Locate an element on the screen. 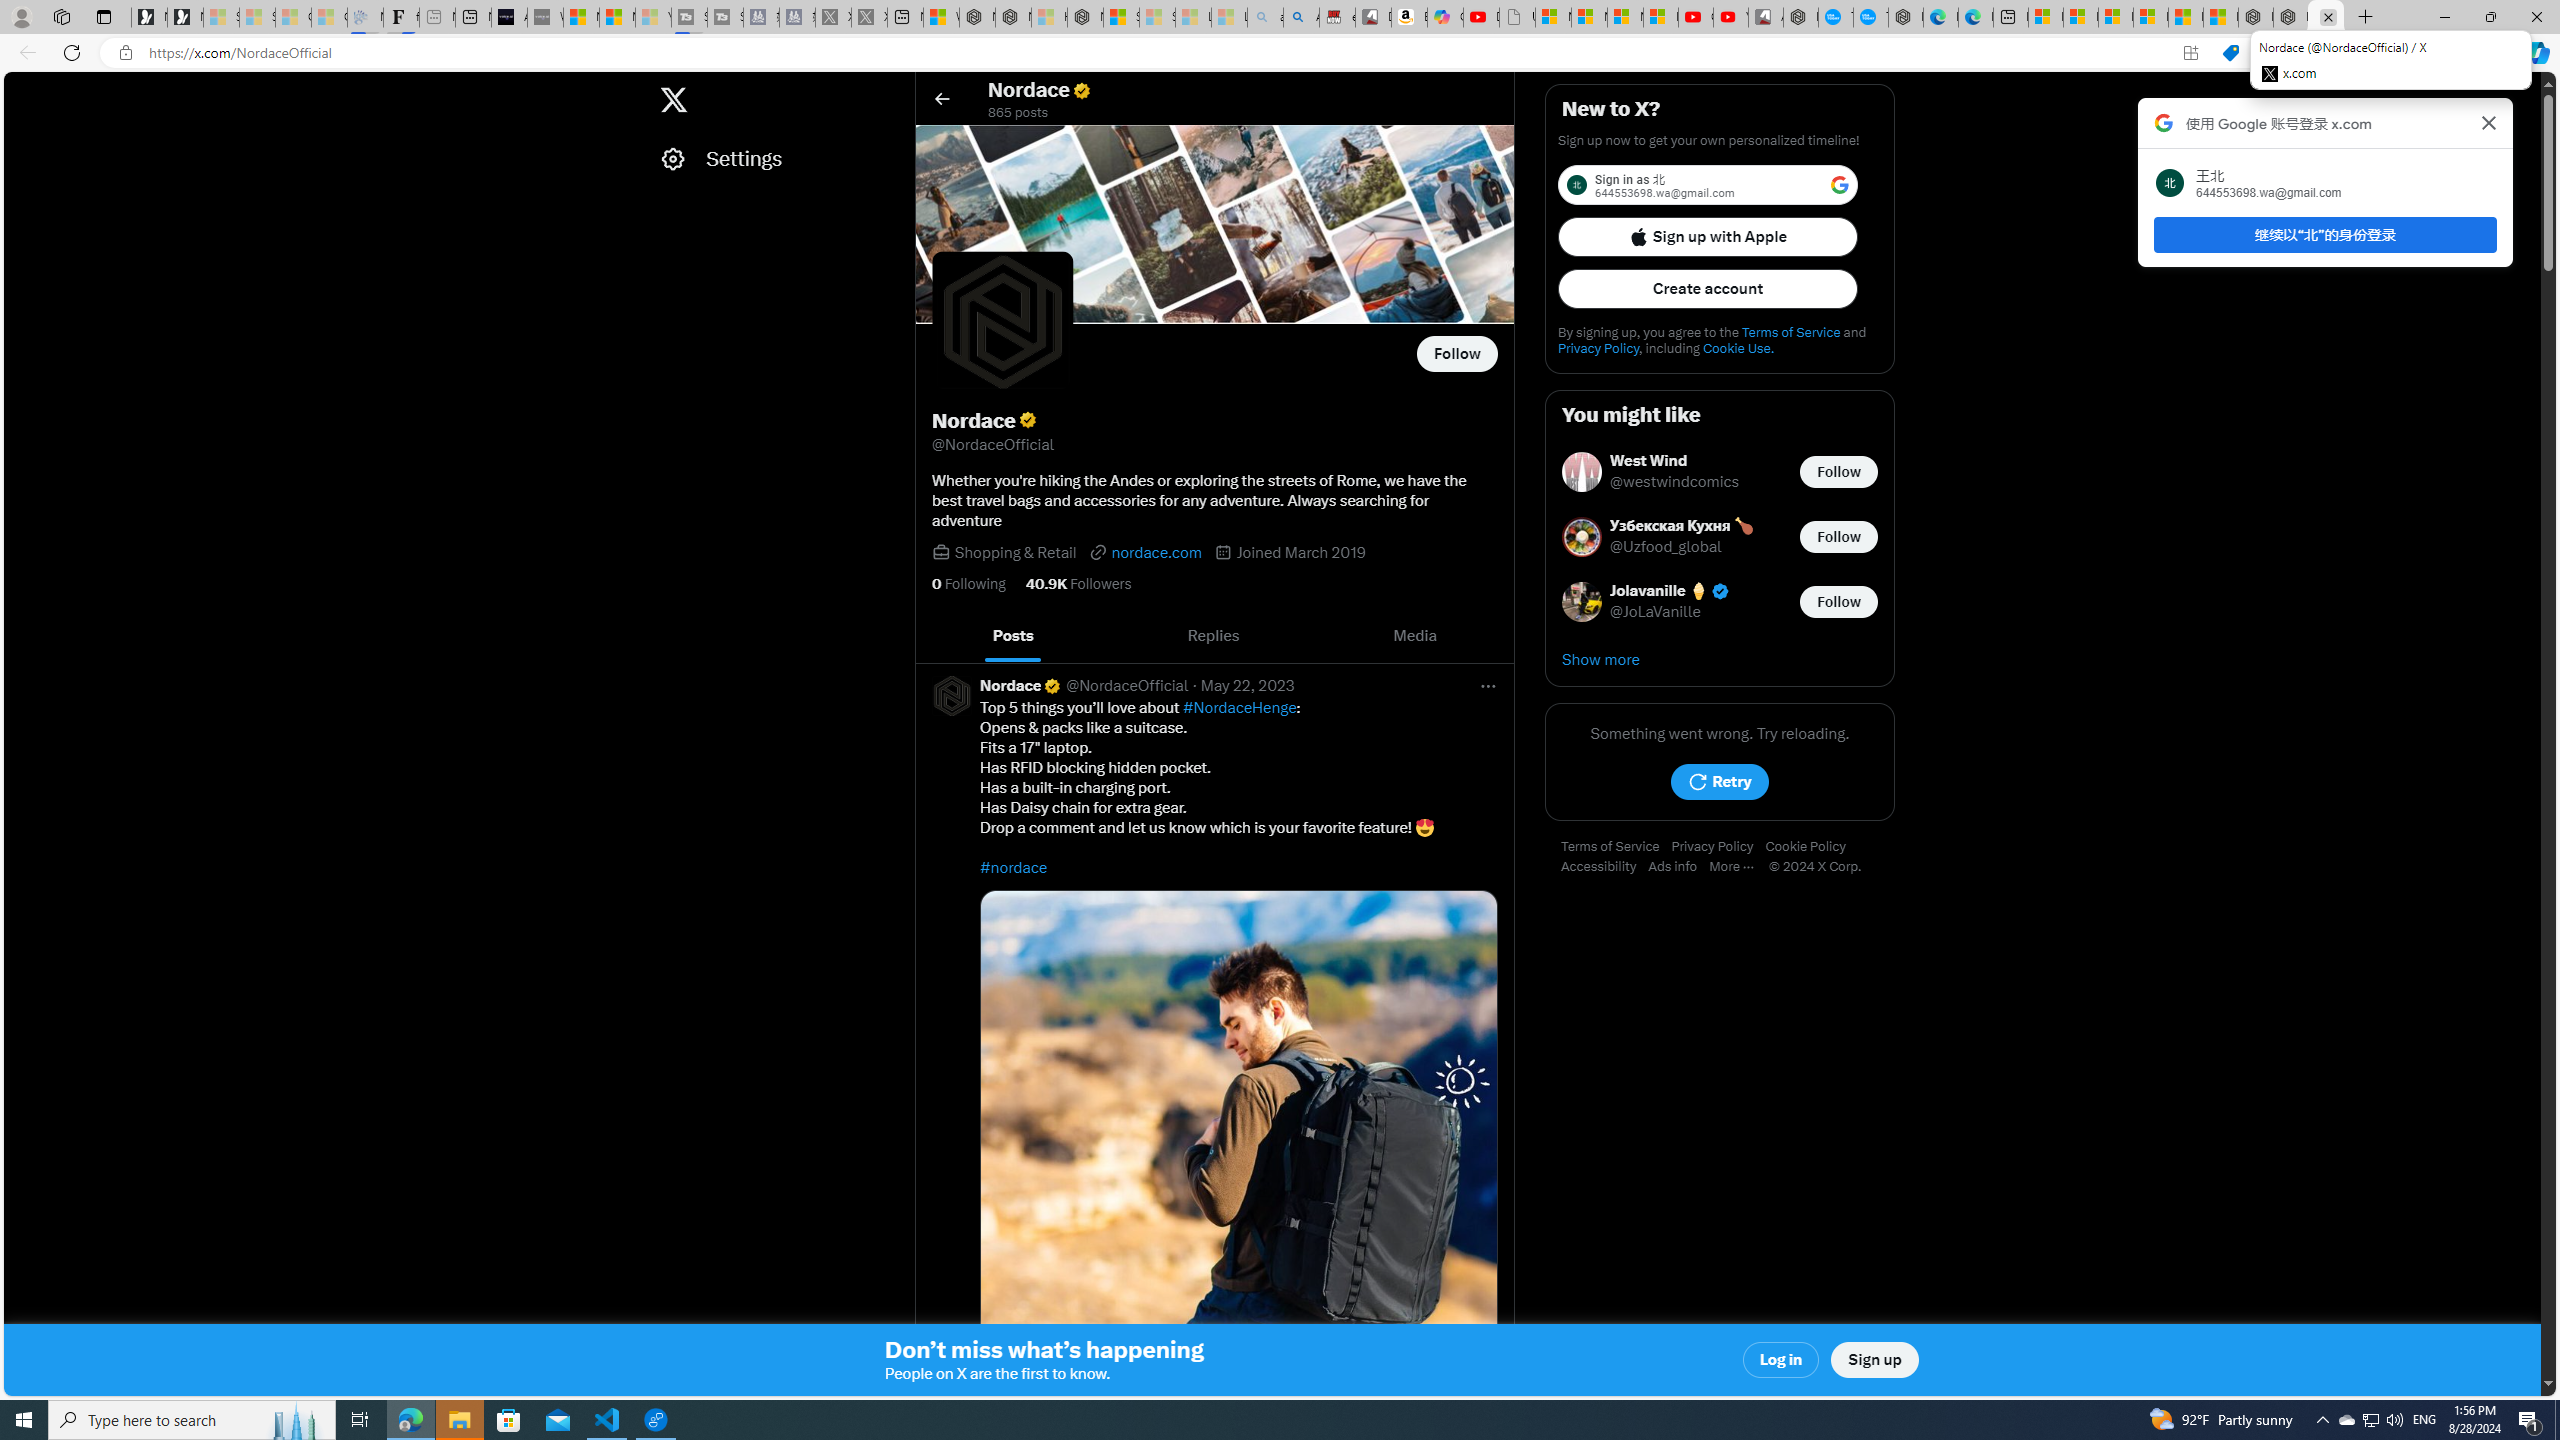 This screenshot has height=1440, width=2560. '@Uzfood_global' is located at coordinates (1666, 547).